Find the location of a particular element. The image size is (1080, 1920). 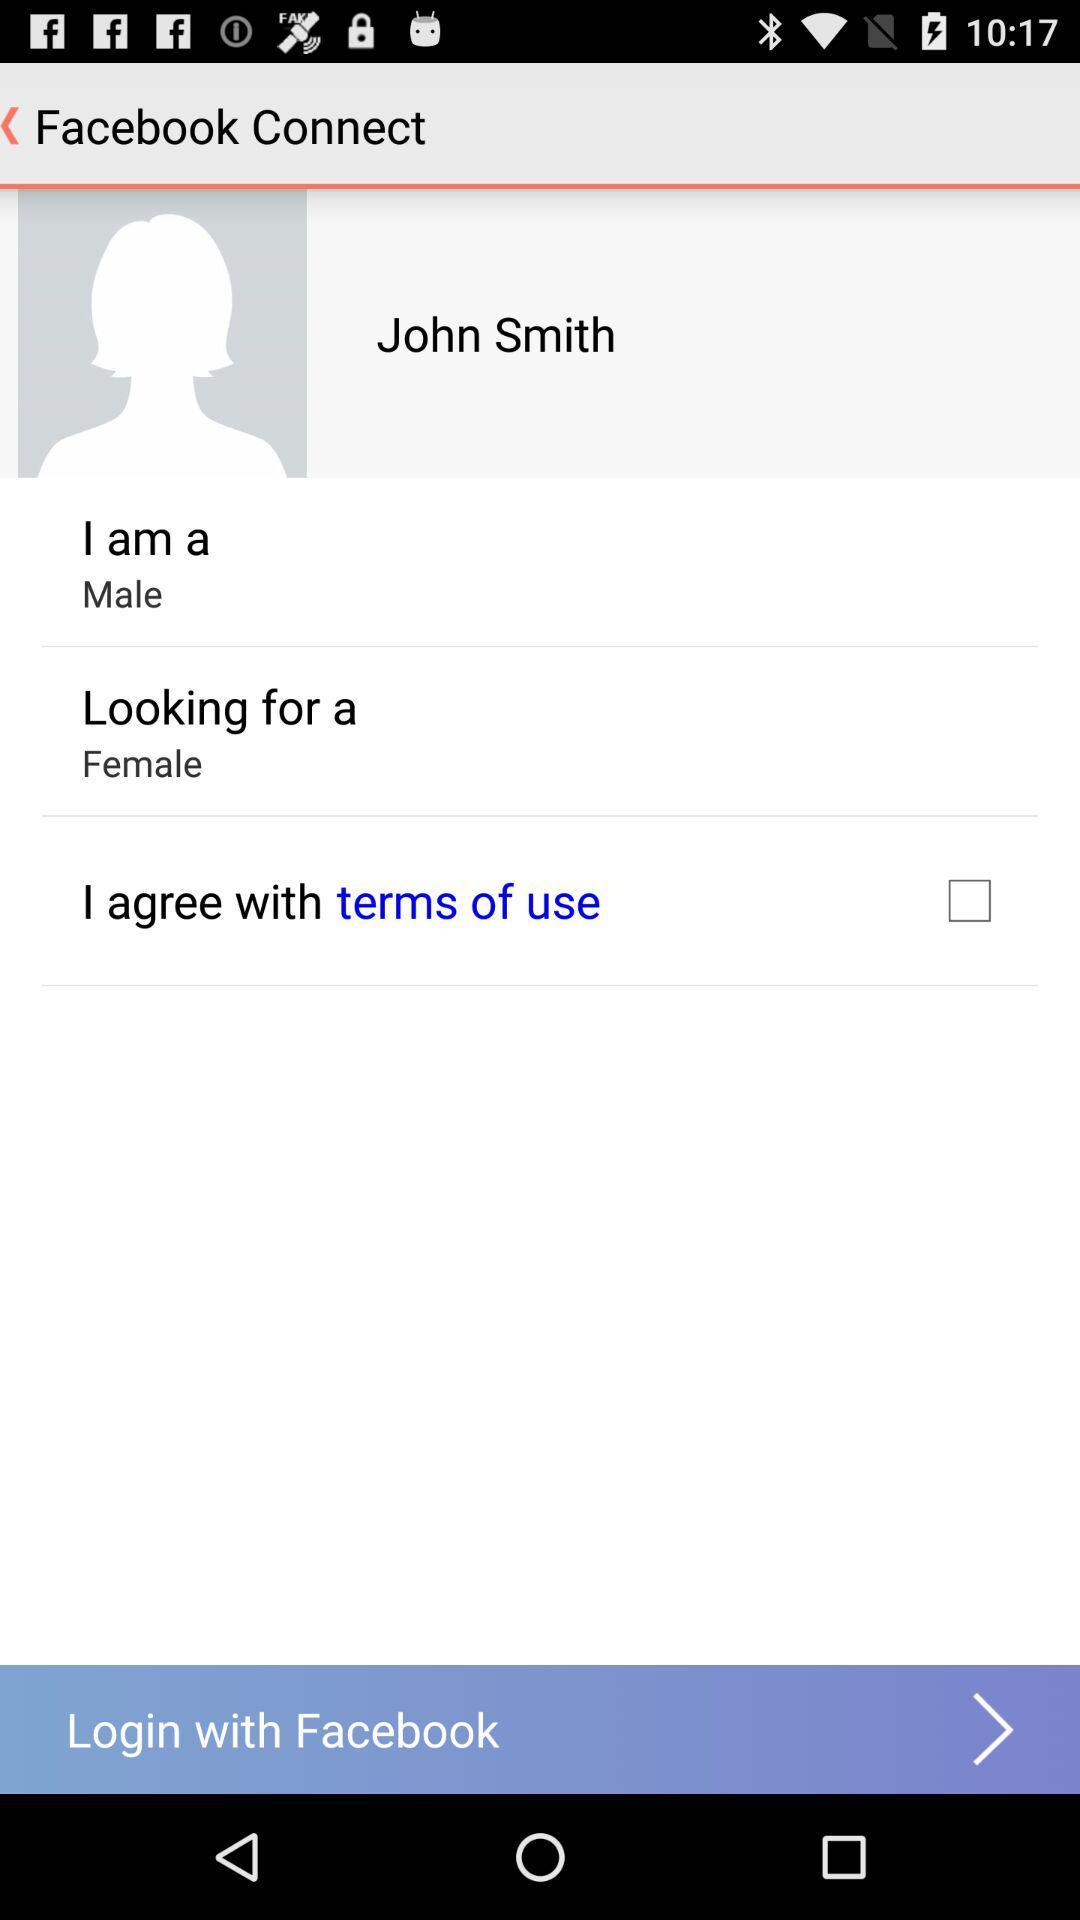

male is located at coordinates (122, 592).